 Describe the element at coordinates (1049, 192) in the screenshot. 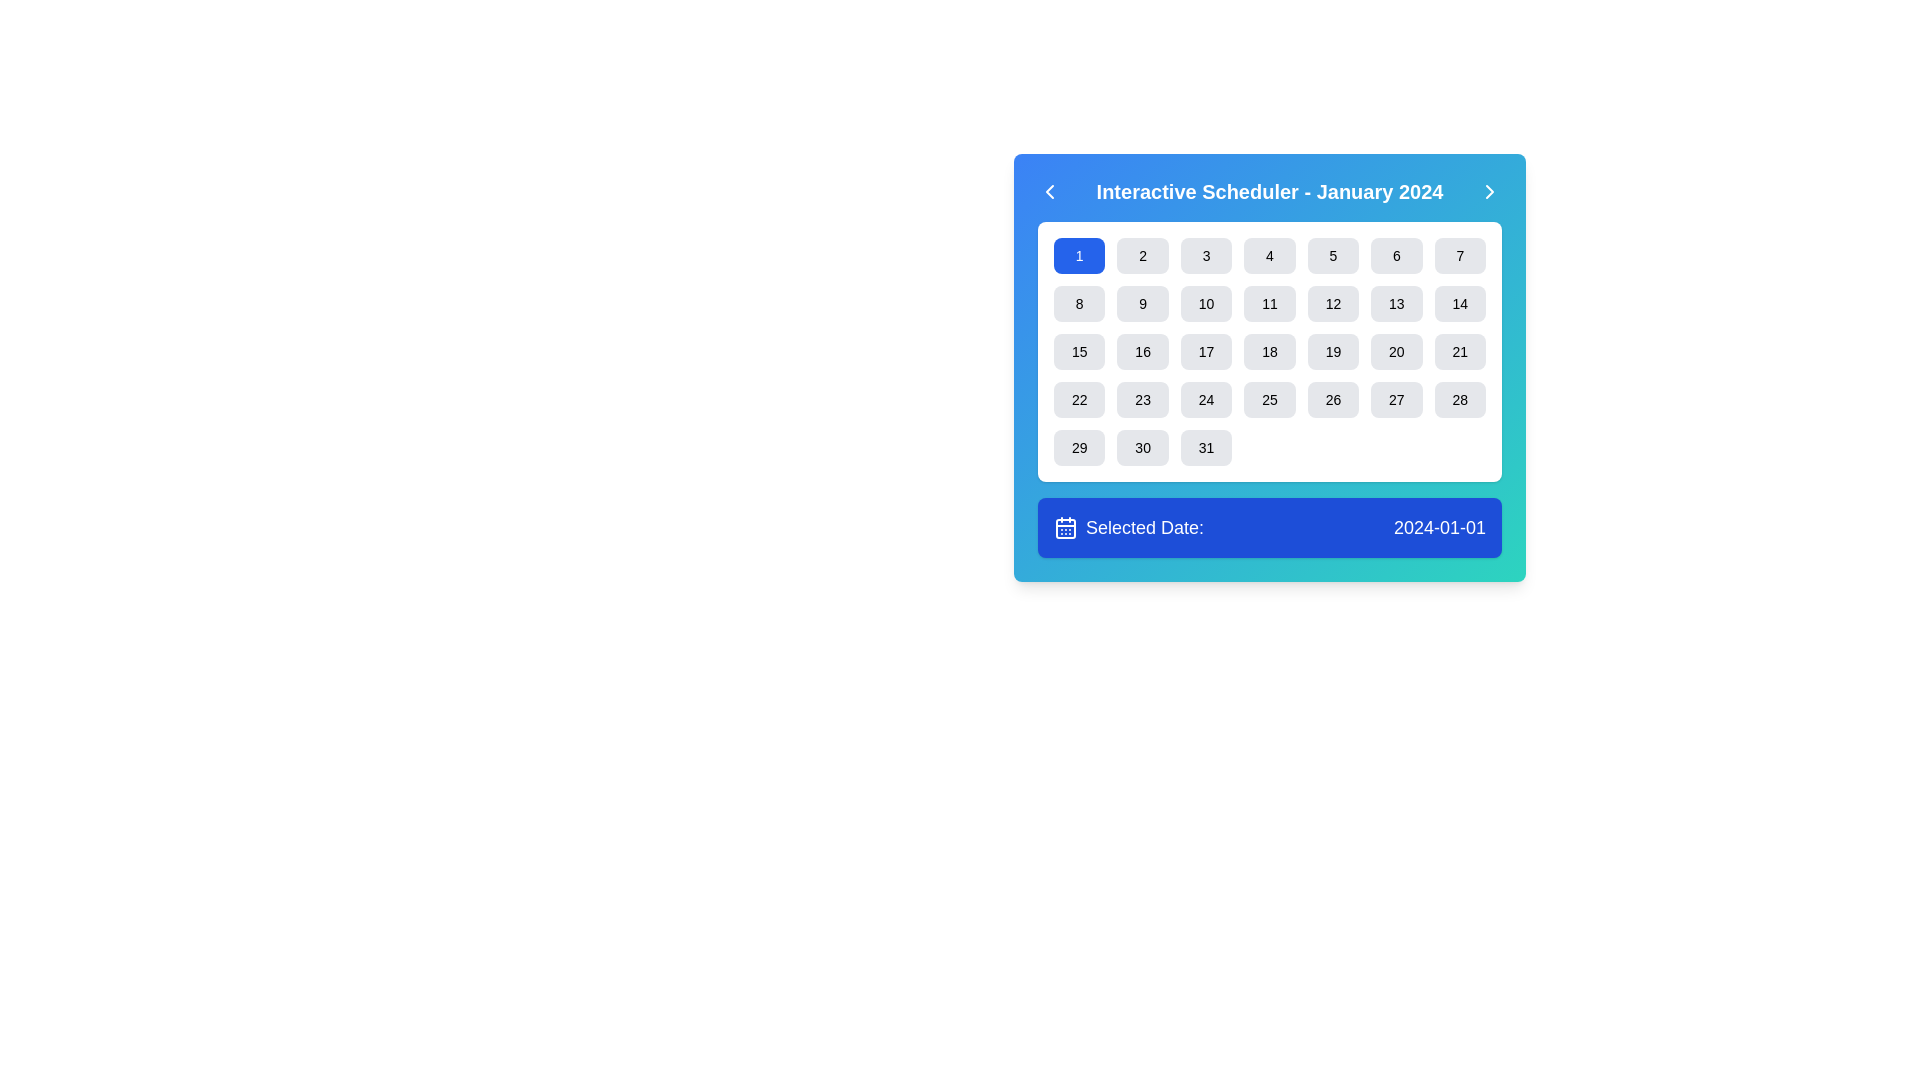

I see `the left chevron icon button located at the left end of the header titled 'Interactive Scheduler - January 2024'` at that location.